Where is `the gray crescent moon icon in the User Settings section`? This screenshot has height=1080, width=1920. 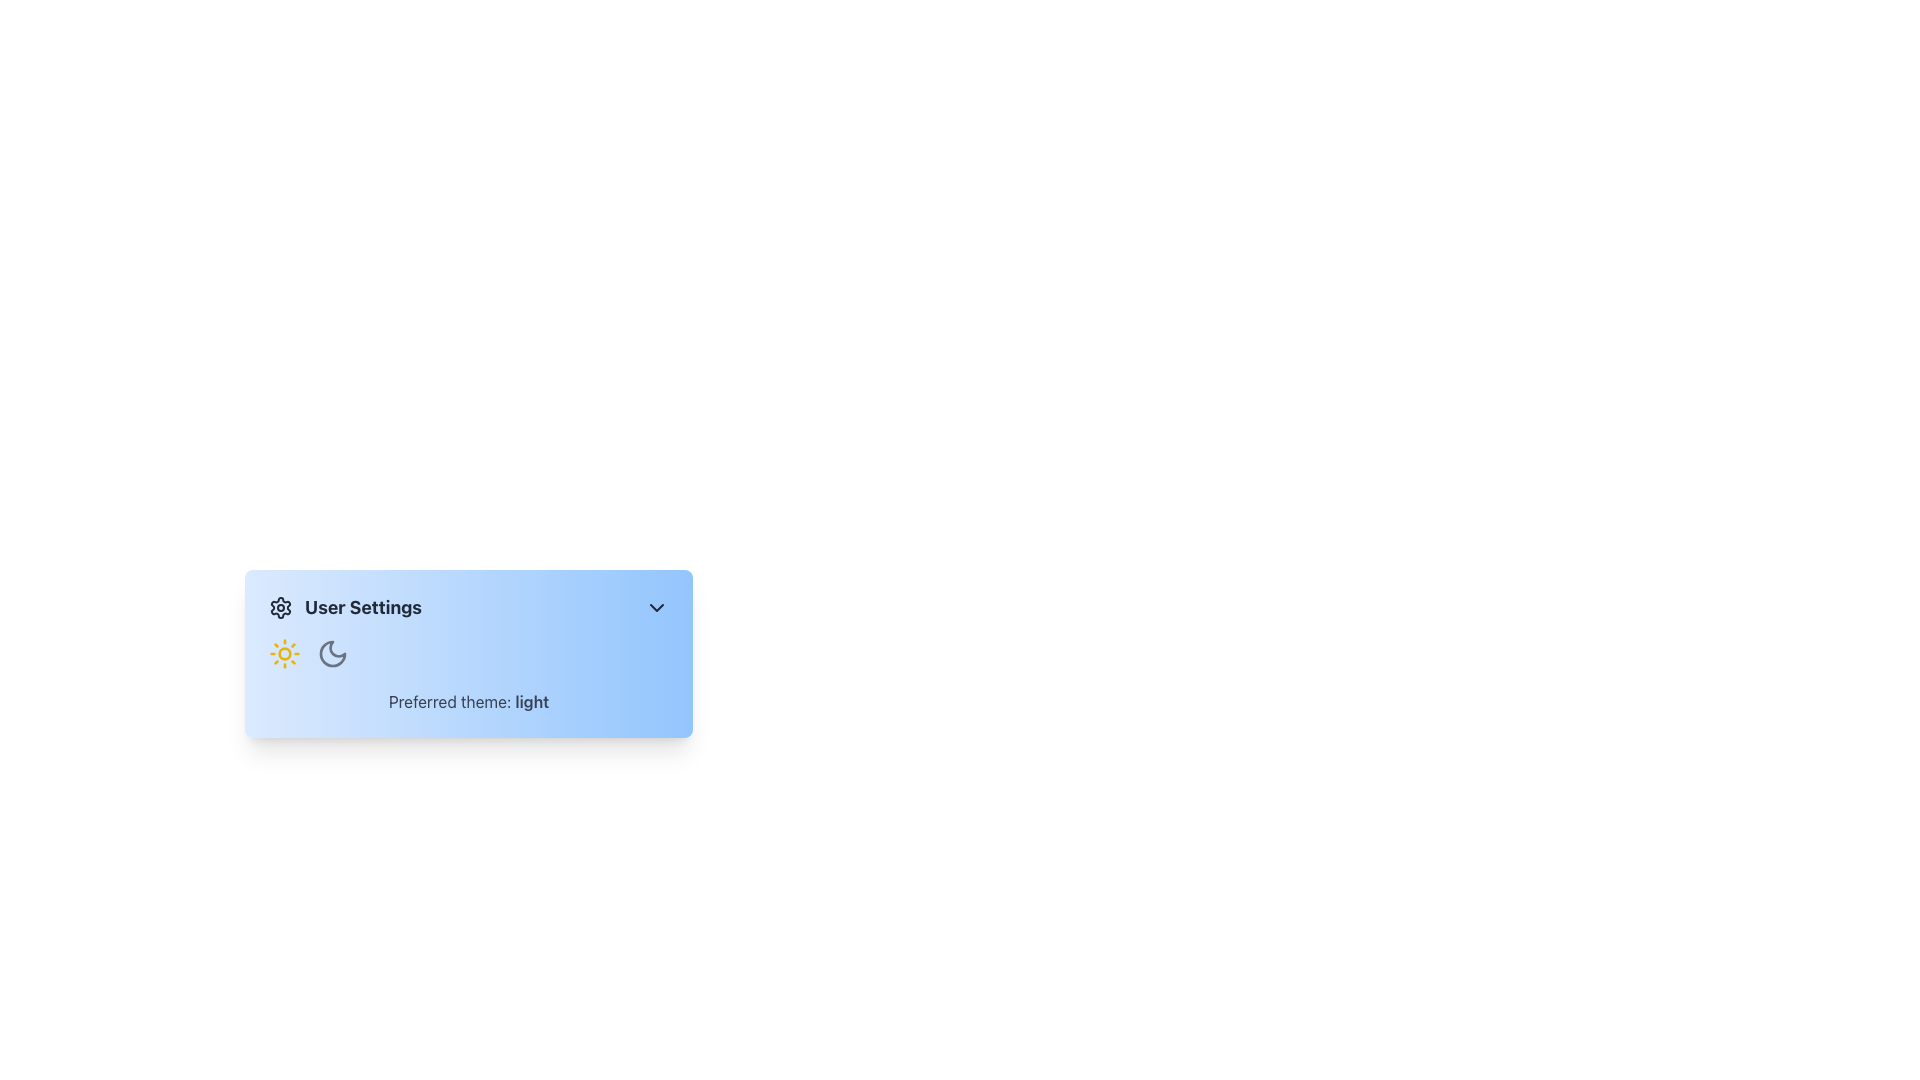
the gray crescent moon icon in the User Settings section is located at coordinates (332, 654).